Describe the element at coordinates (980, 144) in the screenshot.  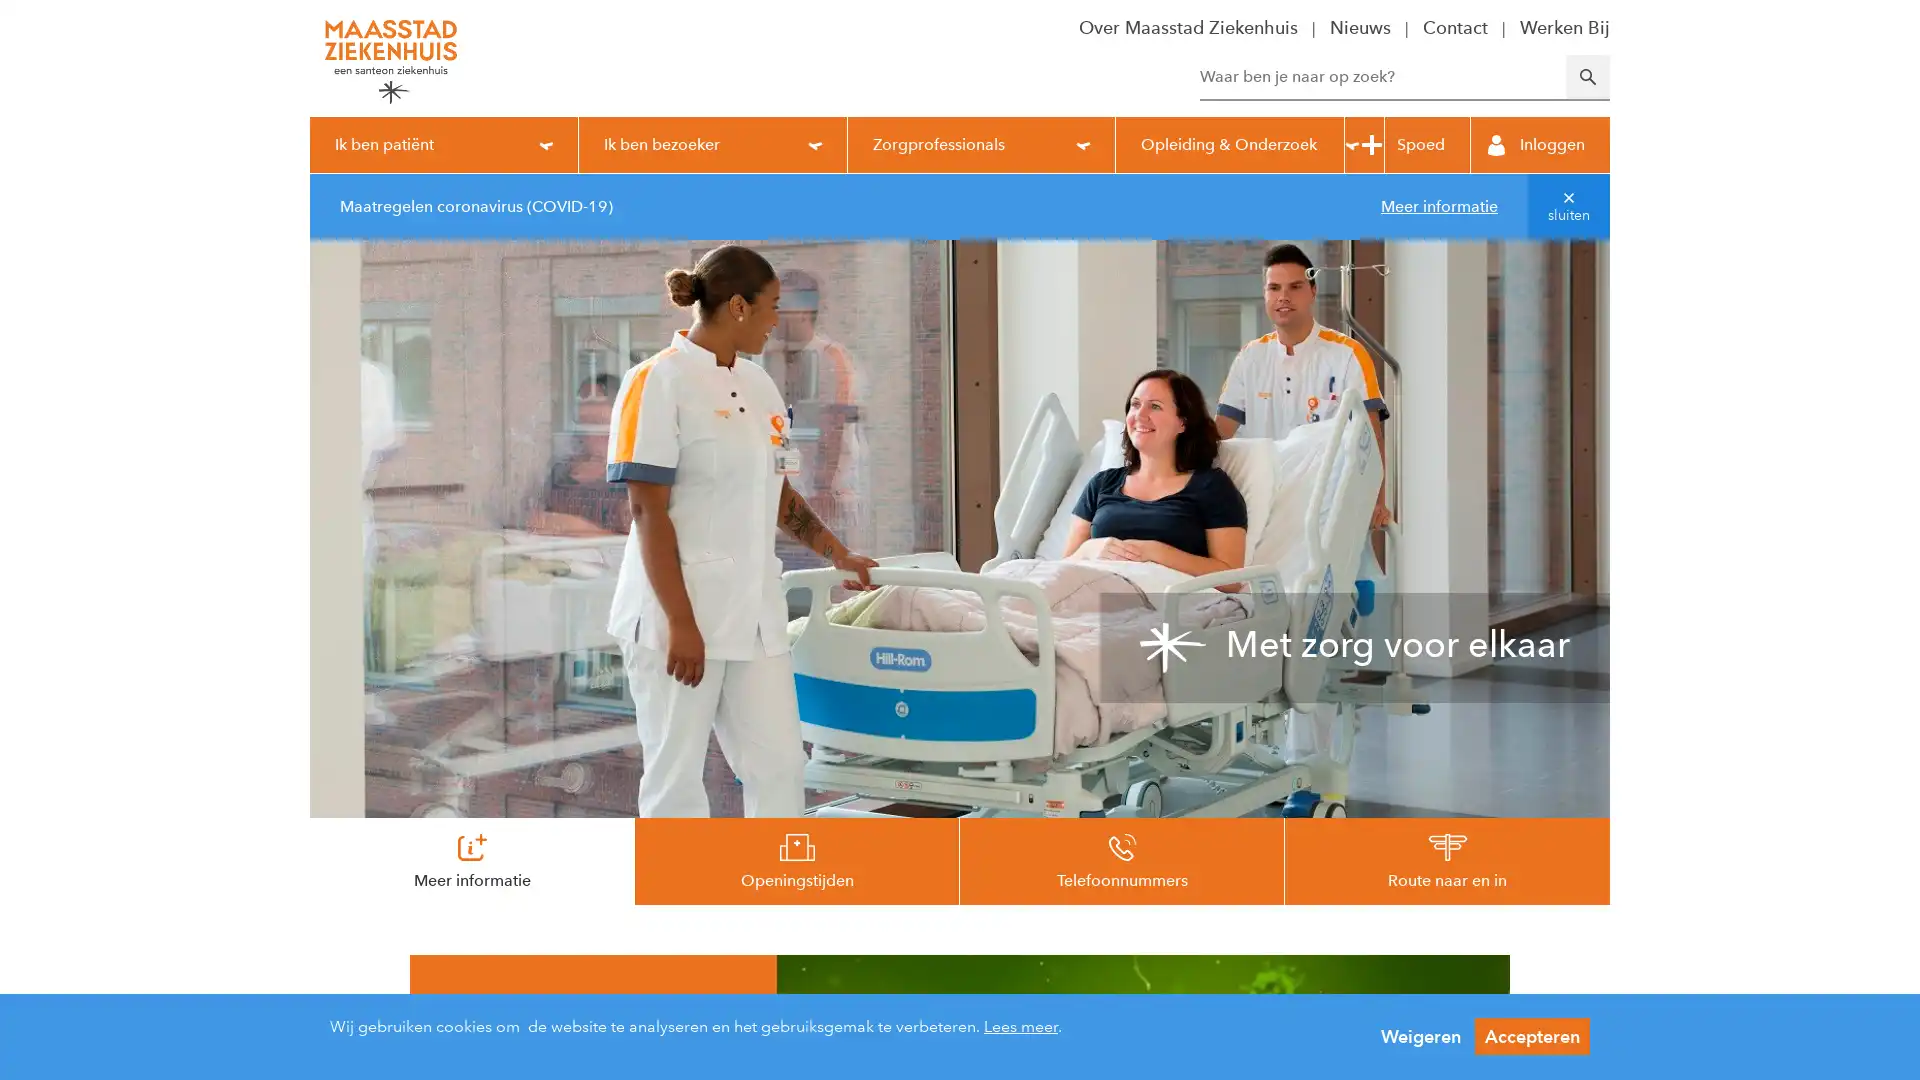
I see `Zorgprofessionals` at that location.